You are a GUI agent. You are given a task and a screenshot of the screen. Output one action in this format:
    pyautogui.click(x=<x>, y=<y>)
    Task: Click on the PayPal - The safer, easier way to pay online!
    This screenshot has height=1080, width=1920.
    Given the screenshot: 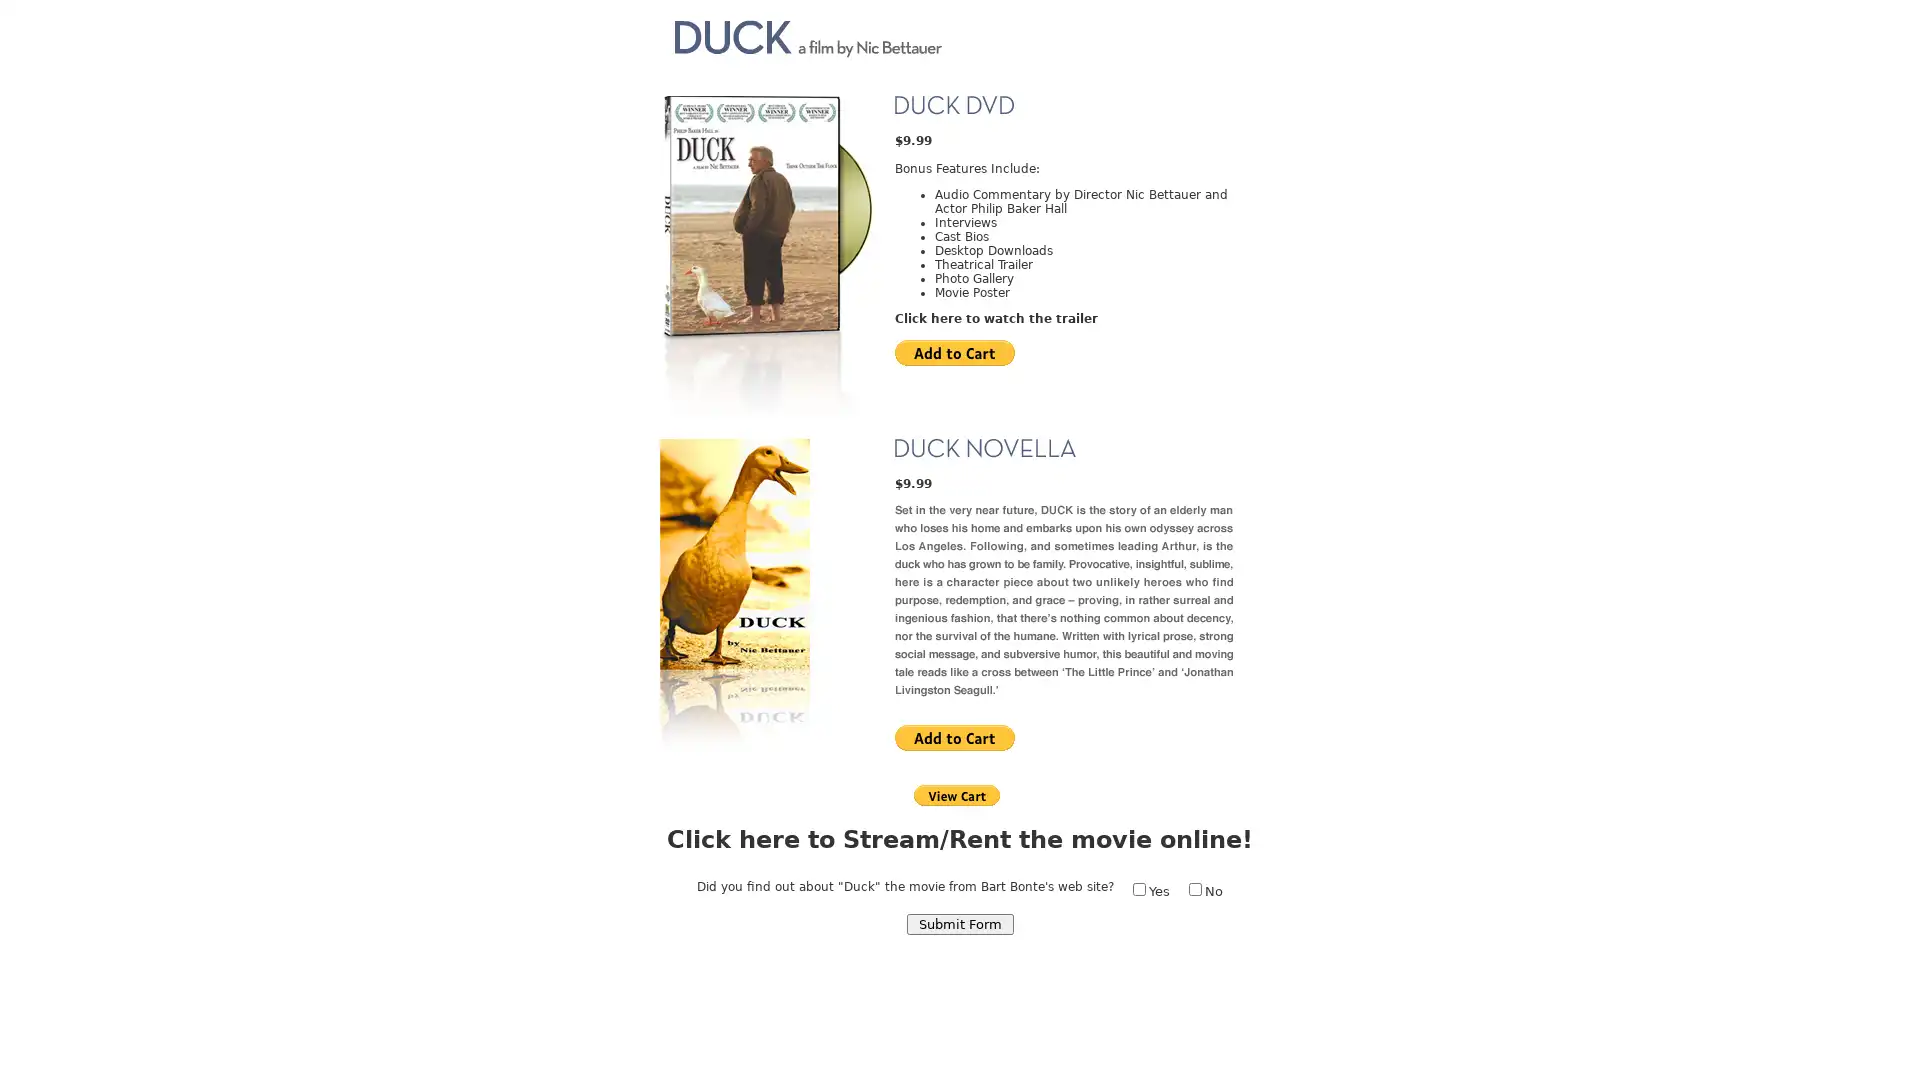 What is the action you would take?
    pyautogui.click(x=955, y=794)
    